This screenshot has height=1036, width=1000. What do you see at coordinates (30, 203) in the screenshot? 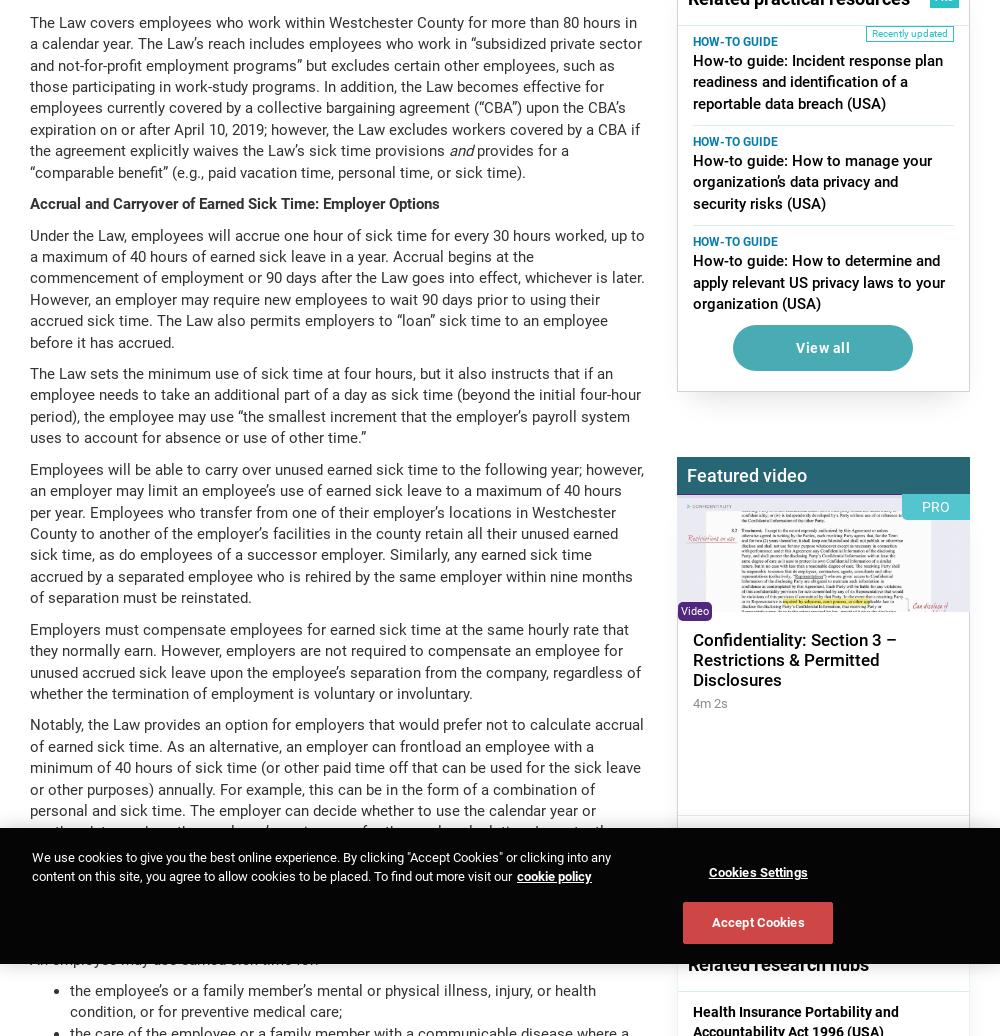
I see `'Accrual and Carryover of Earned Sick Time: Employer Options'` at bounding box center [30, 203].